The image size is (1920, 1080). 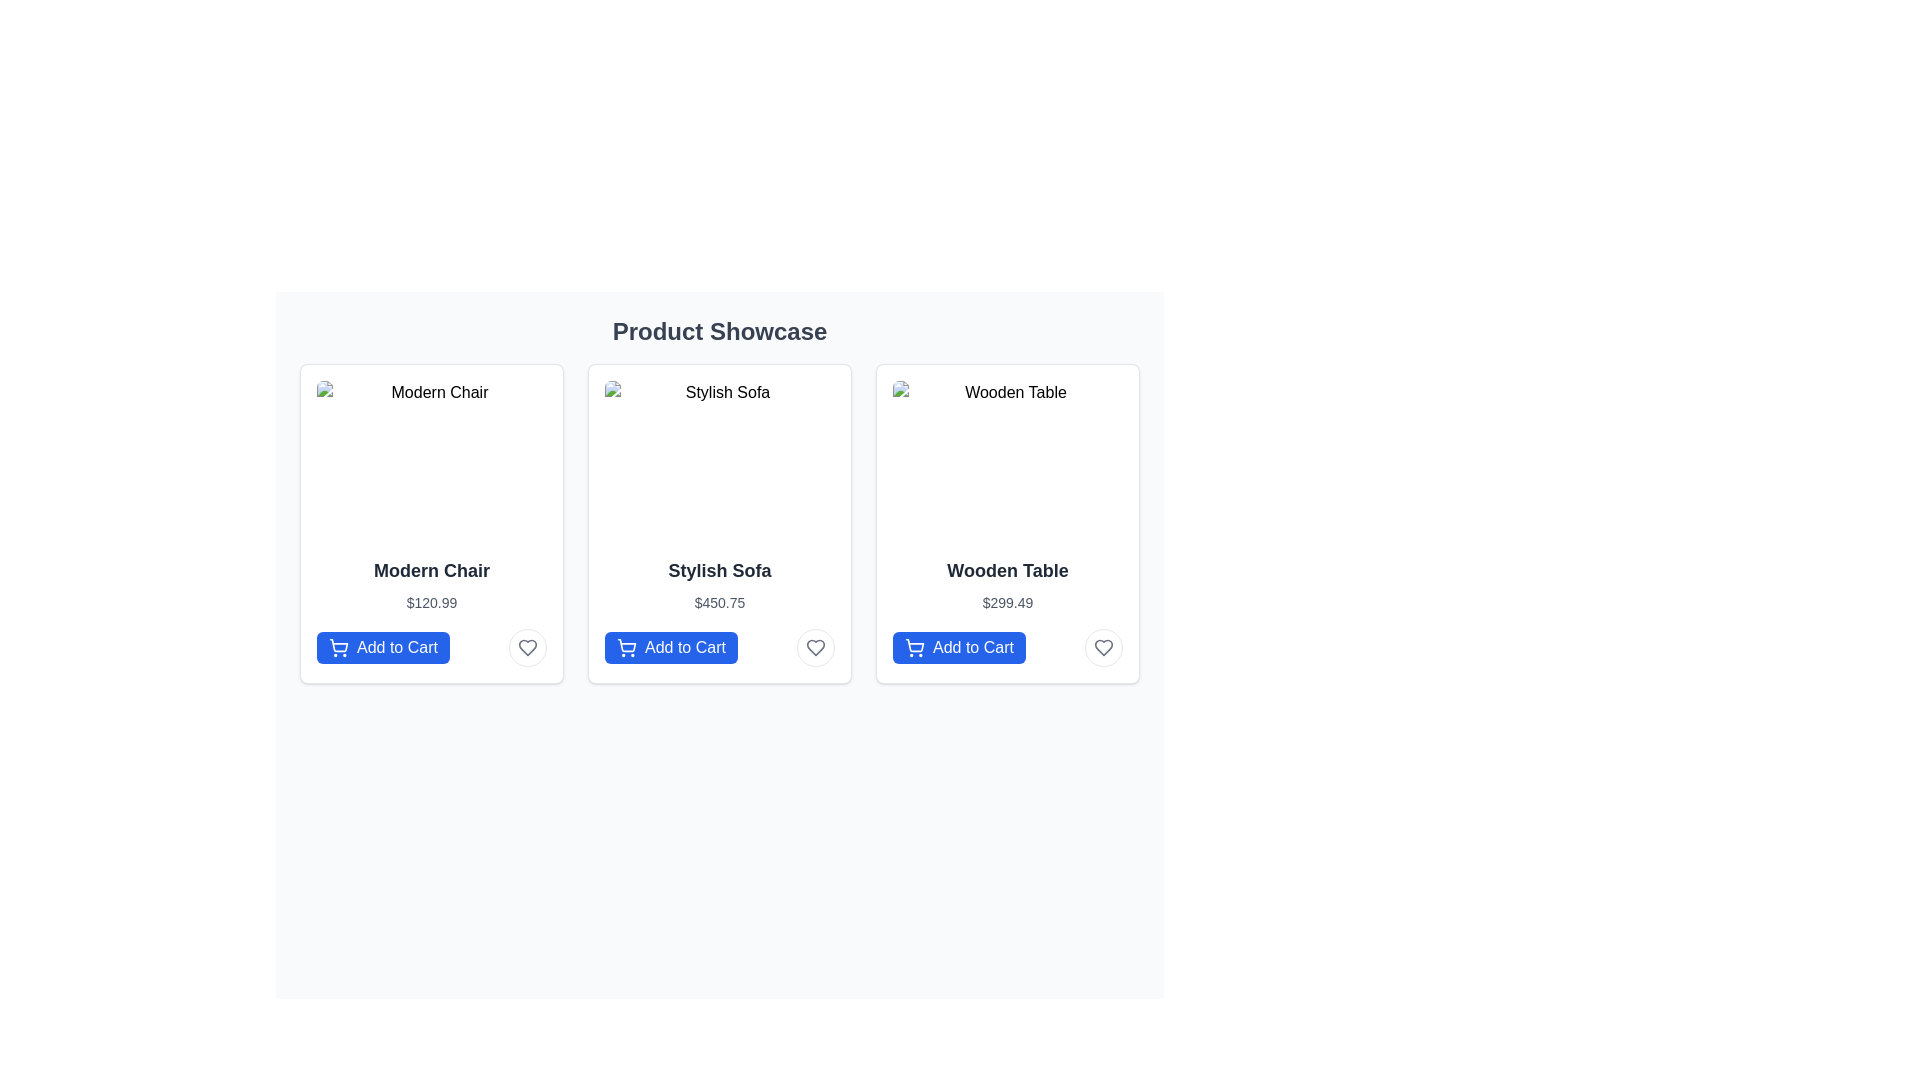 I want to click on the Text label that provides context for the 'Add to Cart' button, positioned centrally below the product name and price within the middle card of a 3-card grid layout, so click(x=685, y=648).